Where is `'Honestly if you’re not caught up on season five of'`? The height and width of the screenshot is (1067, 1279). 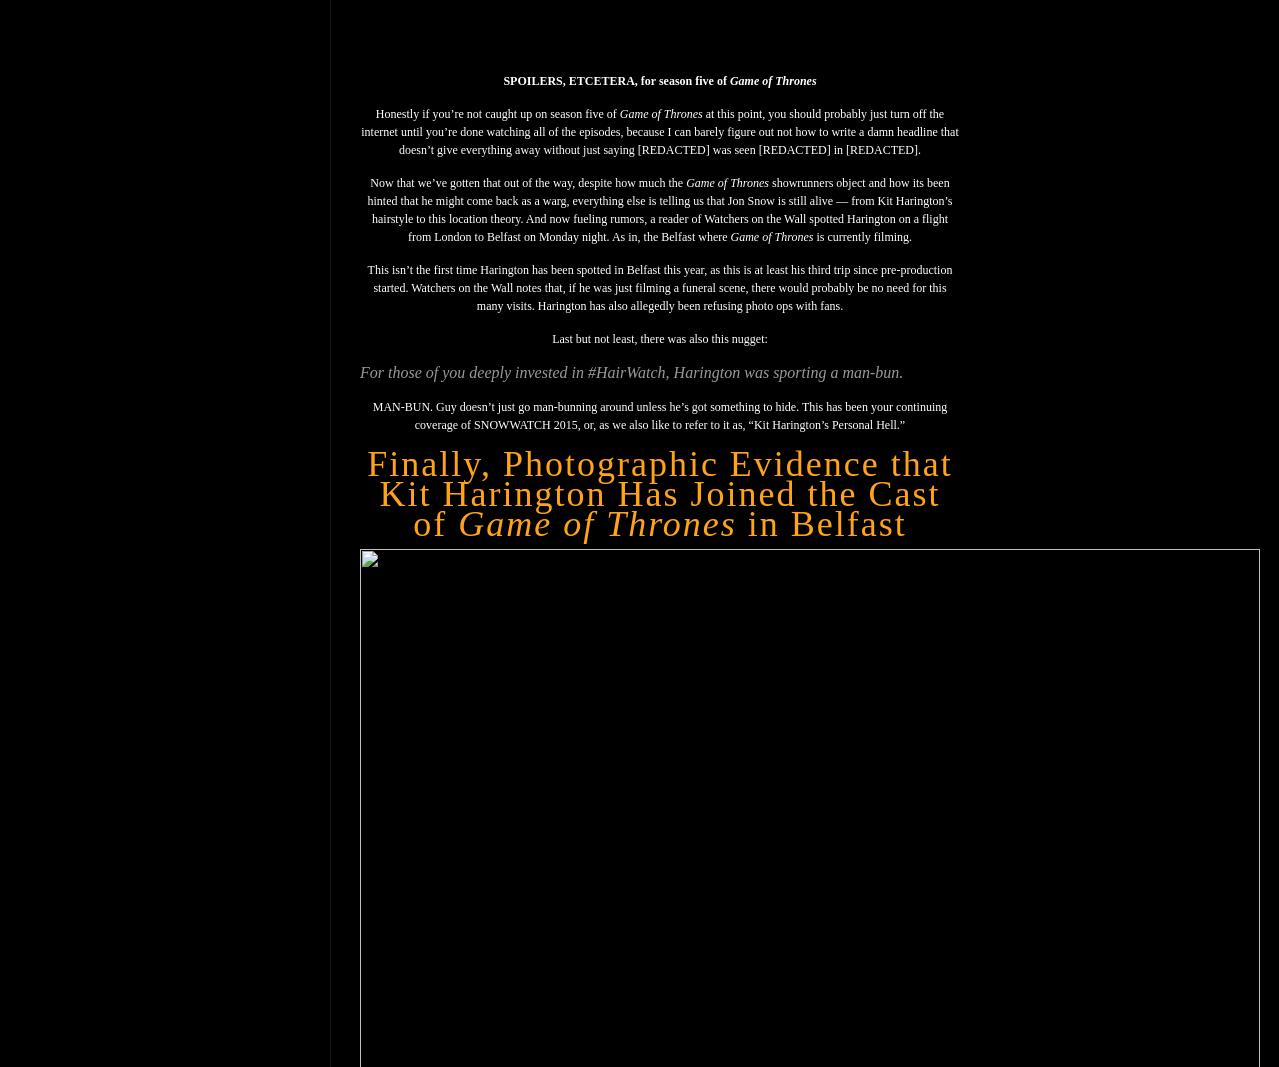
'Honestly if you’re not caught up on season five of' is located at coordinates (497, 112).